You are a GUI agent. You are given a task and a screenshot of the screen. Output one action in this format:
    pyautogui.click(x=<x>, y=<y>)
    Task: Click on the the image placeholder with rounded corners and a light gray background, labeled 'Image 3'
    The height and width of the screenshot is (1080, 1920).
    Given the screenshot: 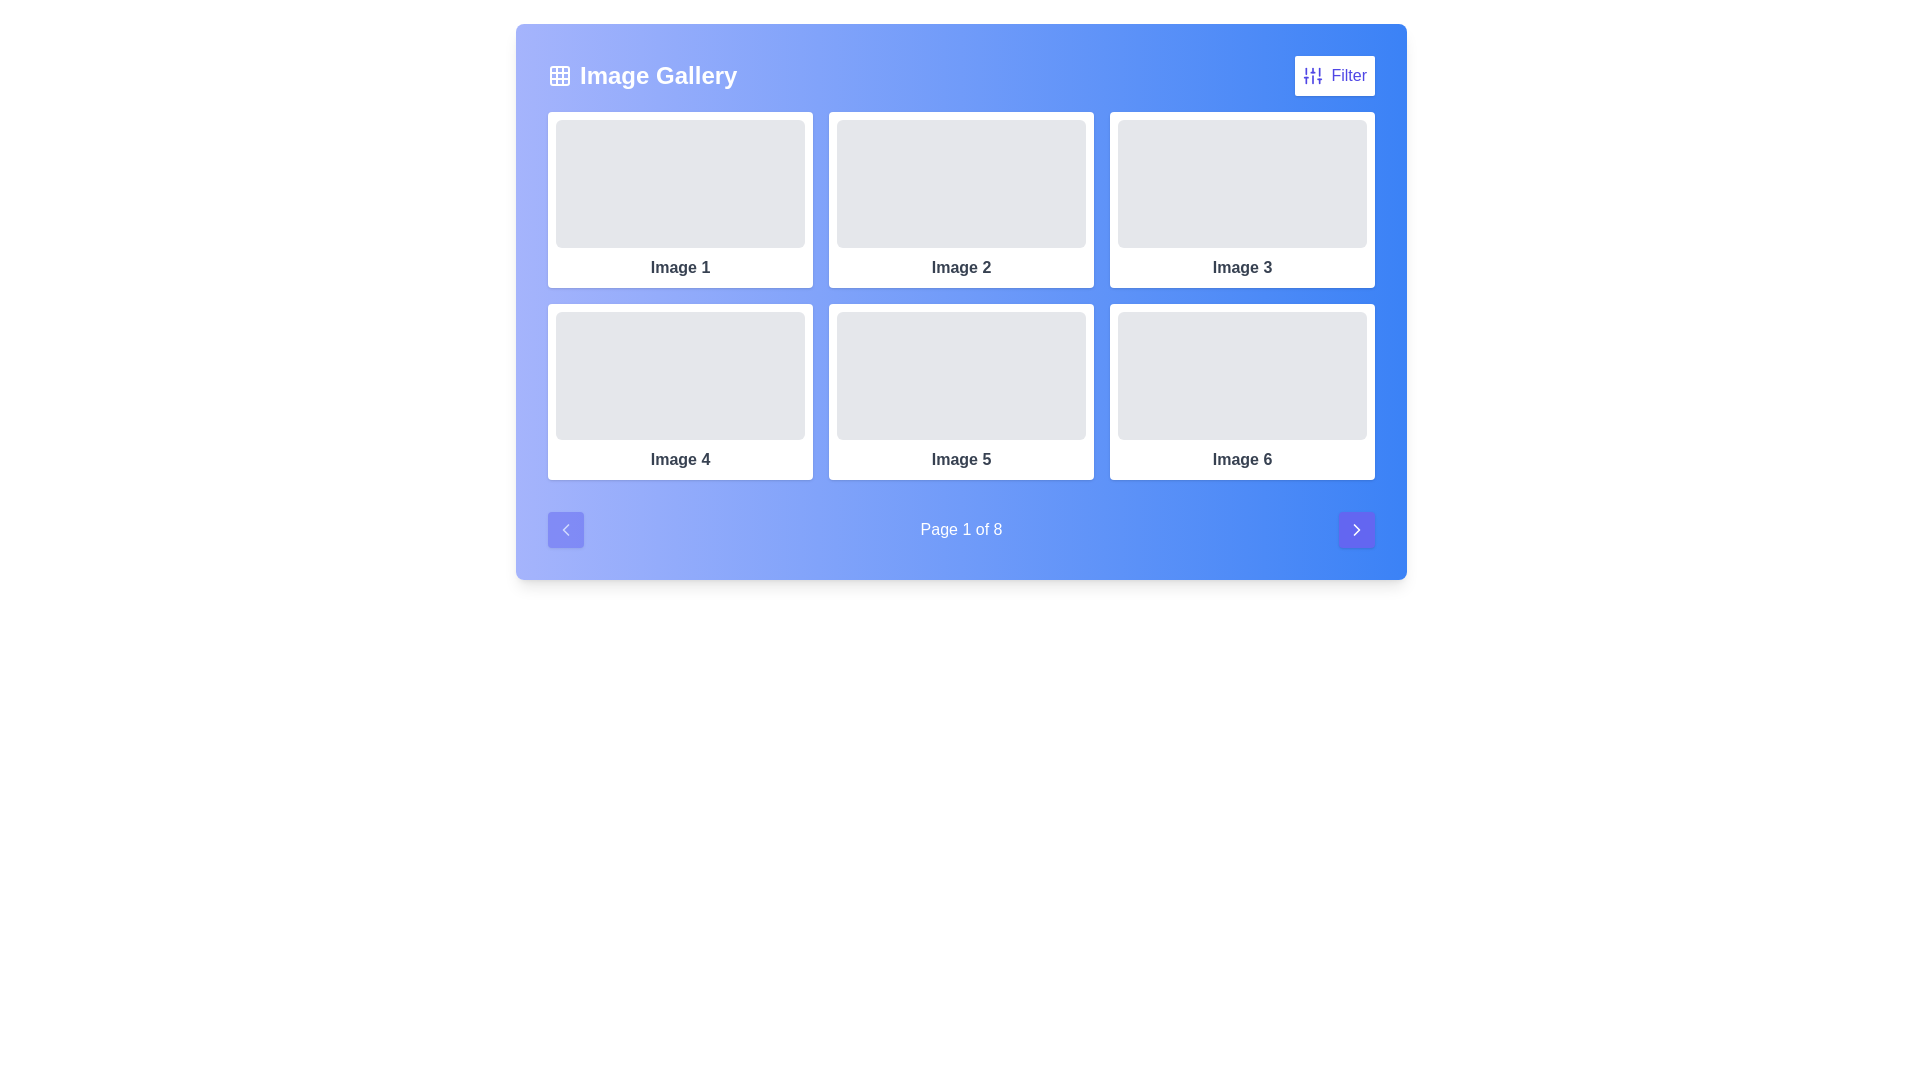 What is the action you would take?
    pyautogui.click(x=1241, y=184)
    